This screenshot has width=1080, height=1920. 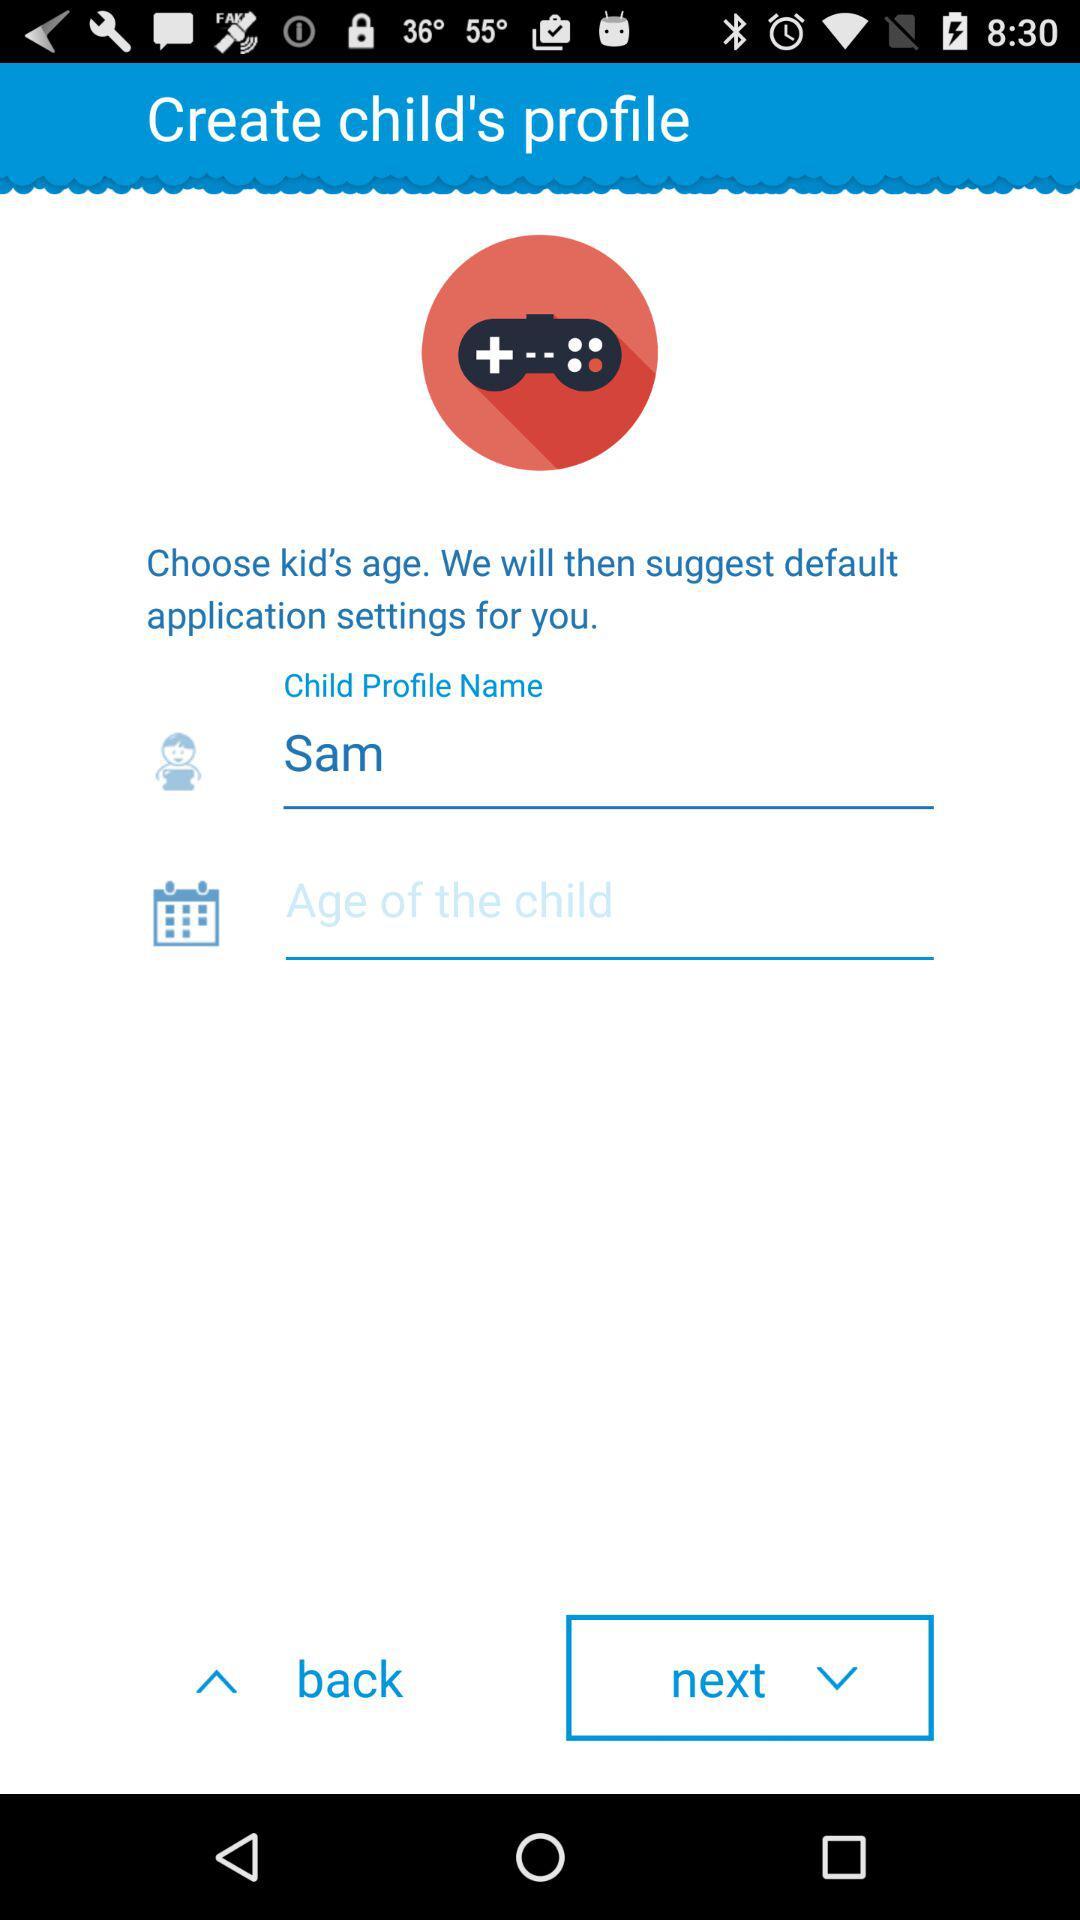 I want to click on the button to the left of the next item, so click(x=329, y=1677).